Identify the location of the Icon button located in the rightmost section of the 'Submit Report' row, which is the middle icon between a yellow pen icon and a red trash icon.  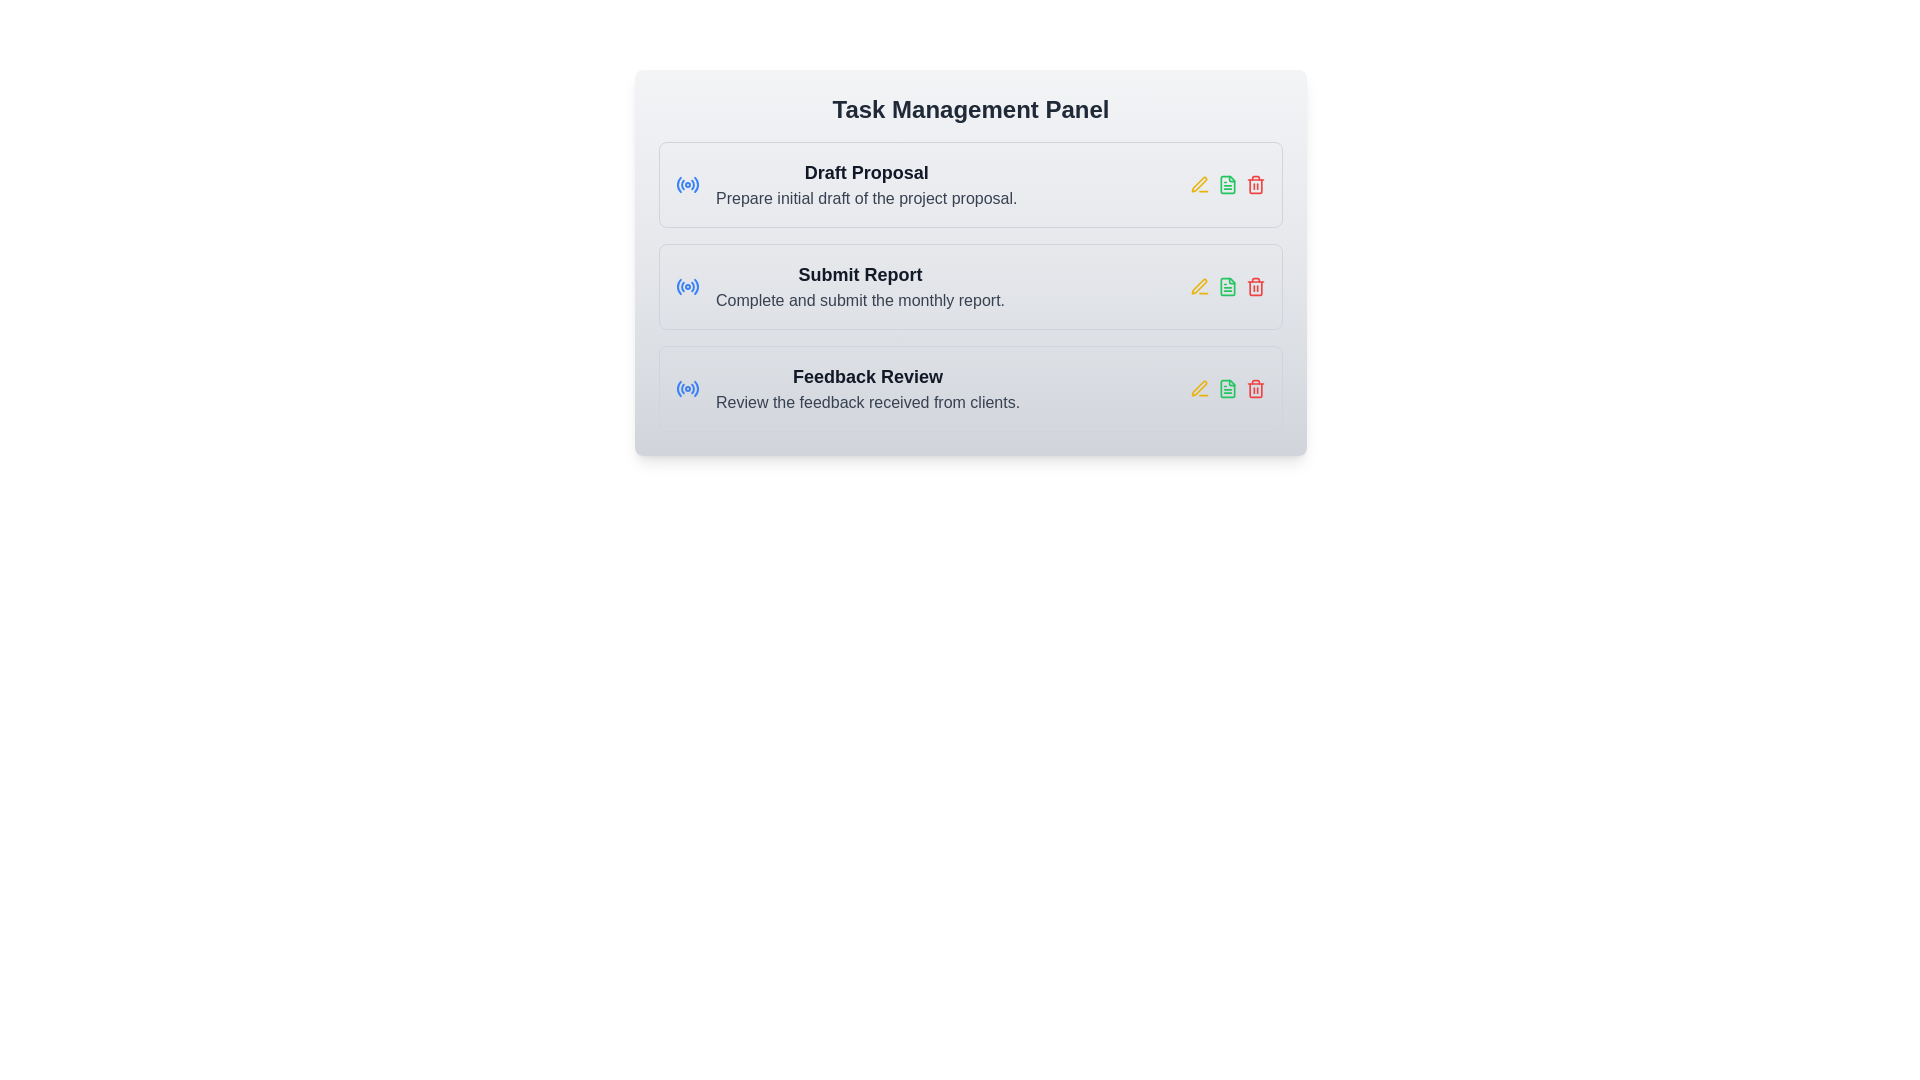
(1227, 286).